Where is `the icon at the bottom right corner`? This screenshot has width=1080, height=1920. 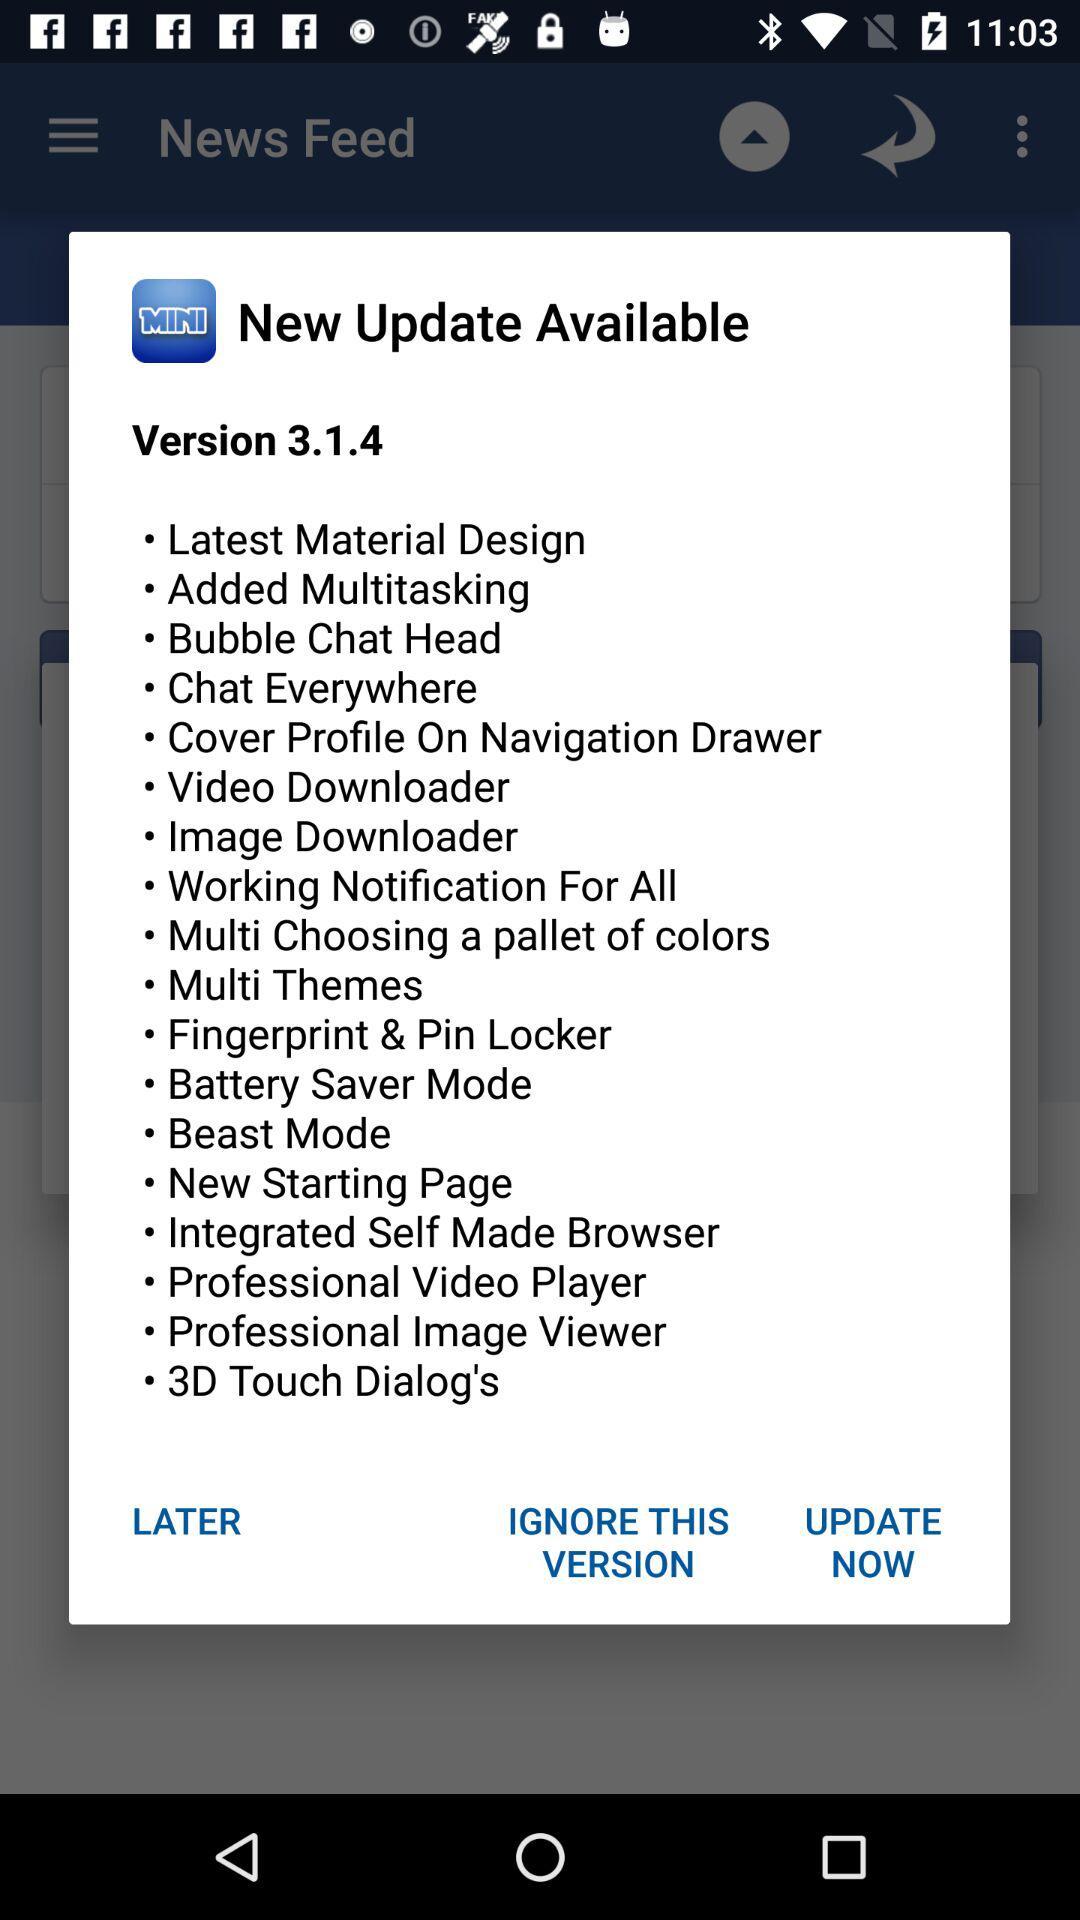
the icon at the bottom right corner is located at coordinates (871, 1540).